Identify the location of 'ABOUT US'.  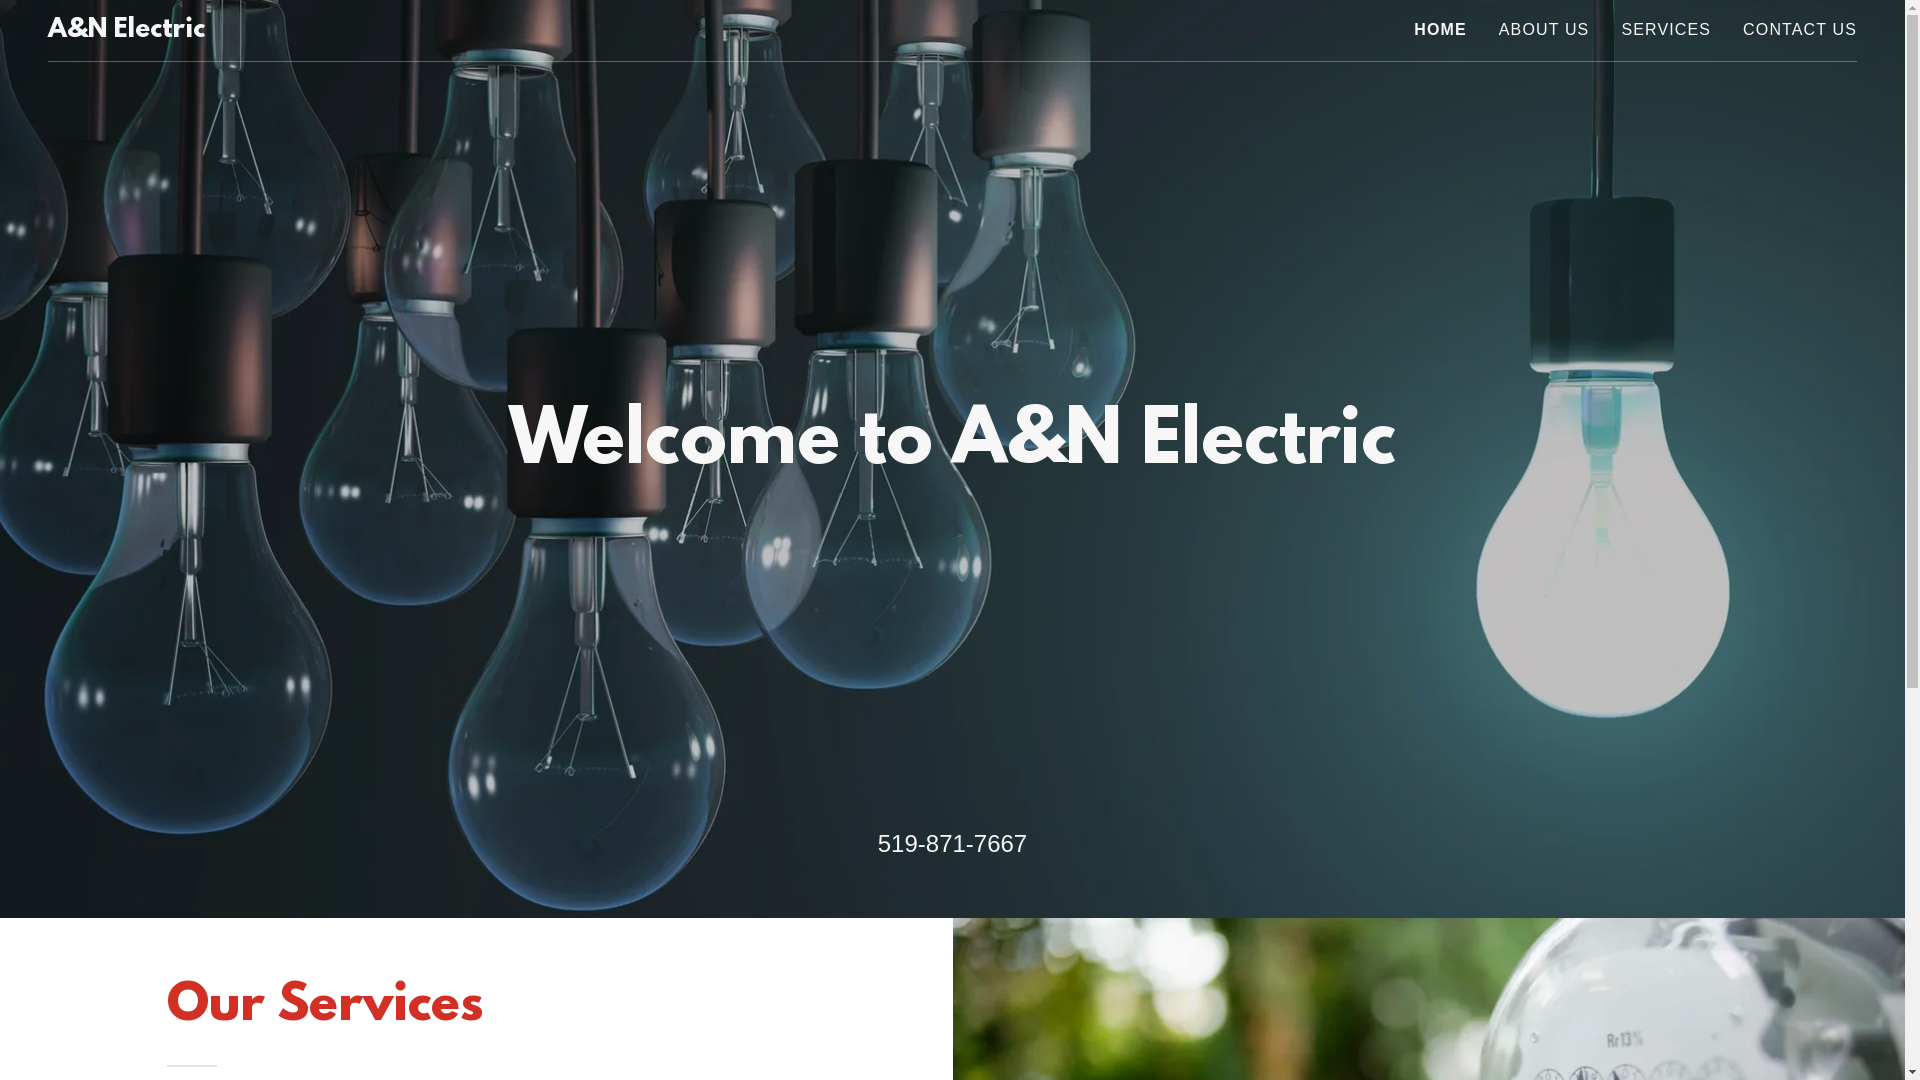
(1543, 30).